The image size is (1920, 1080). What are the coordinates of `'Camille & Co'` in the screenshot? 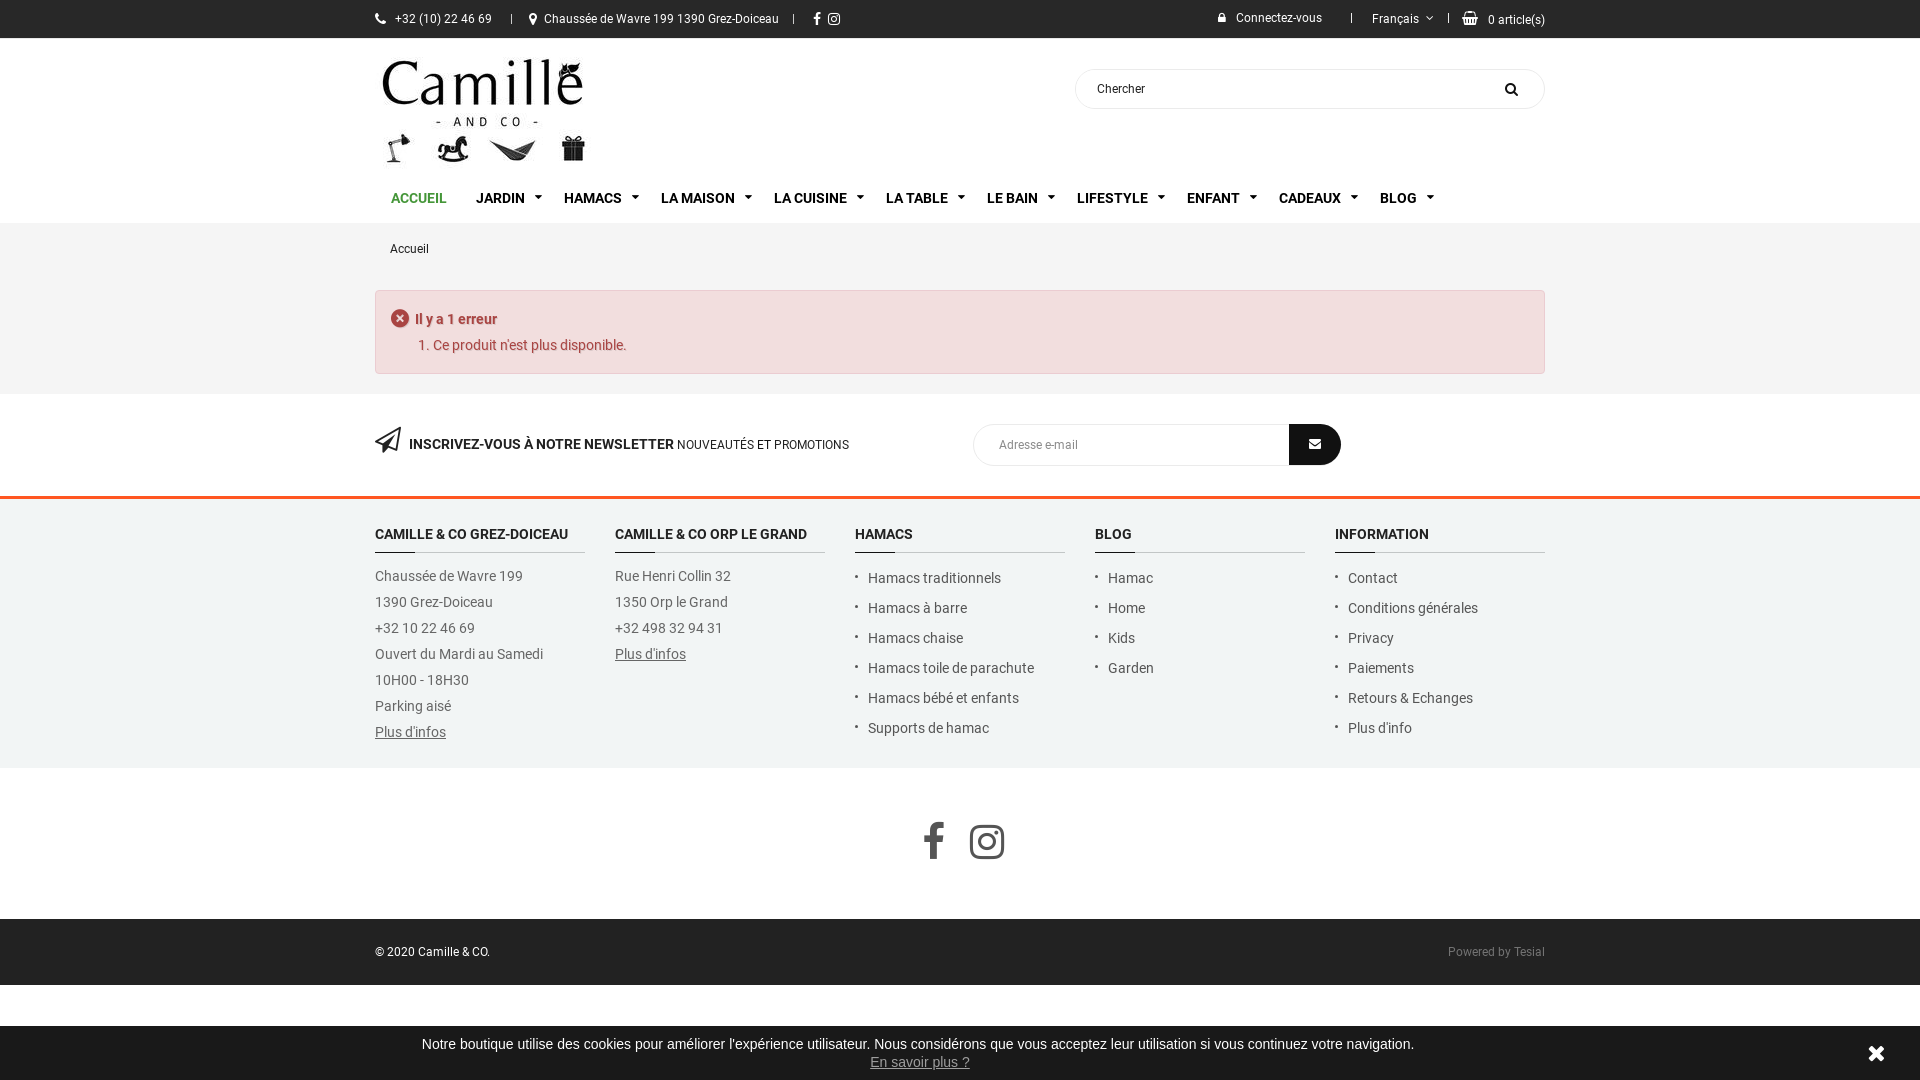 It's located at (484, 108).